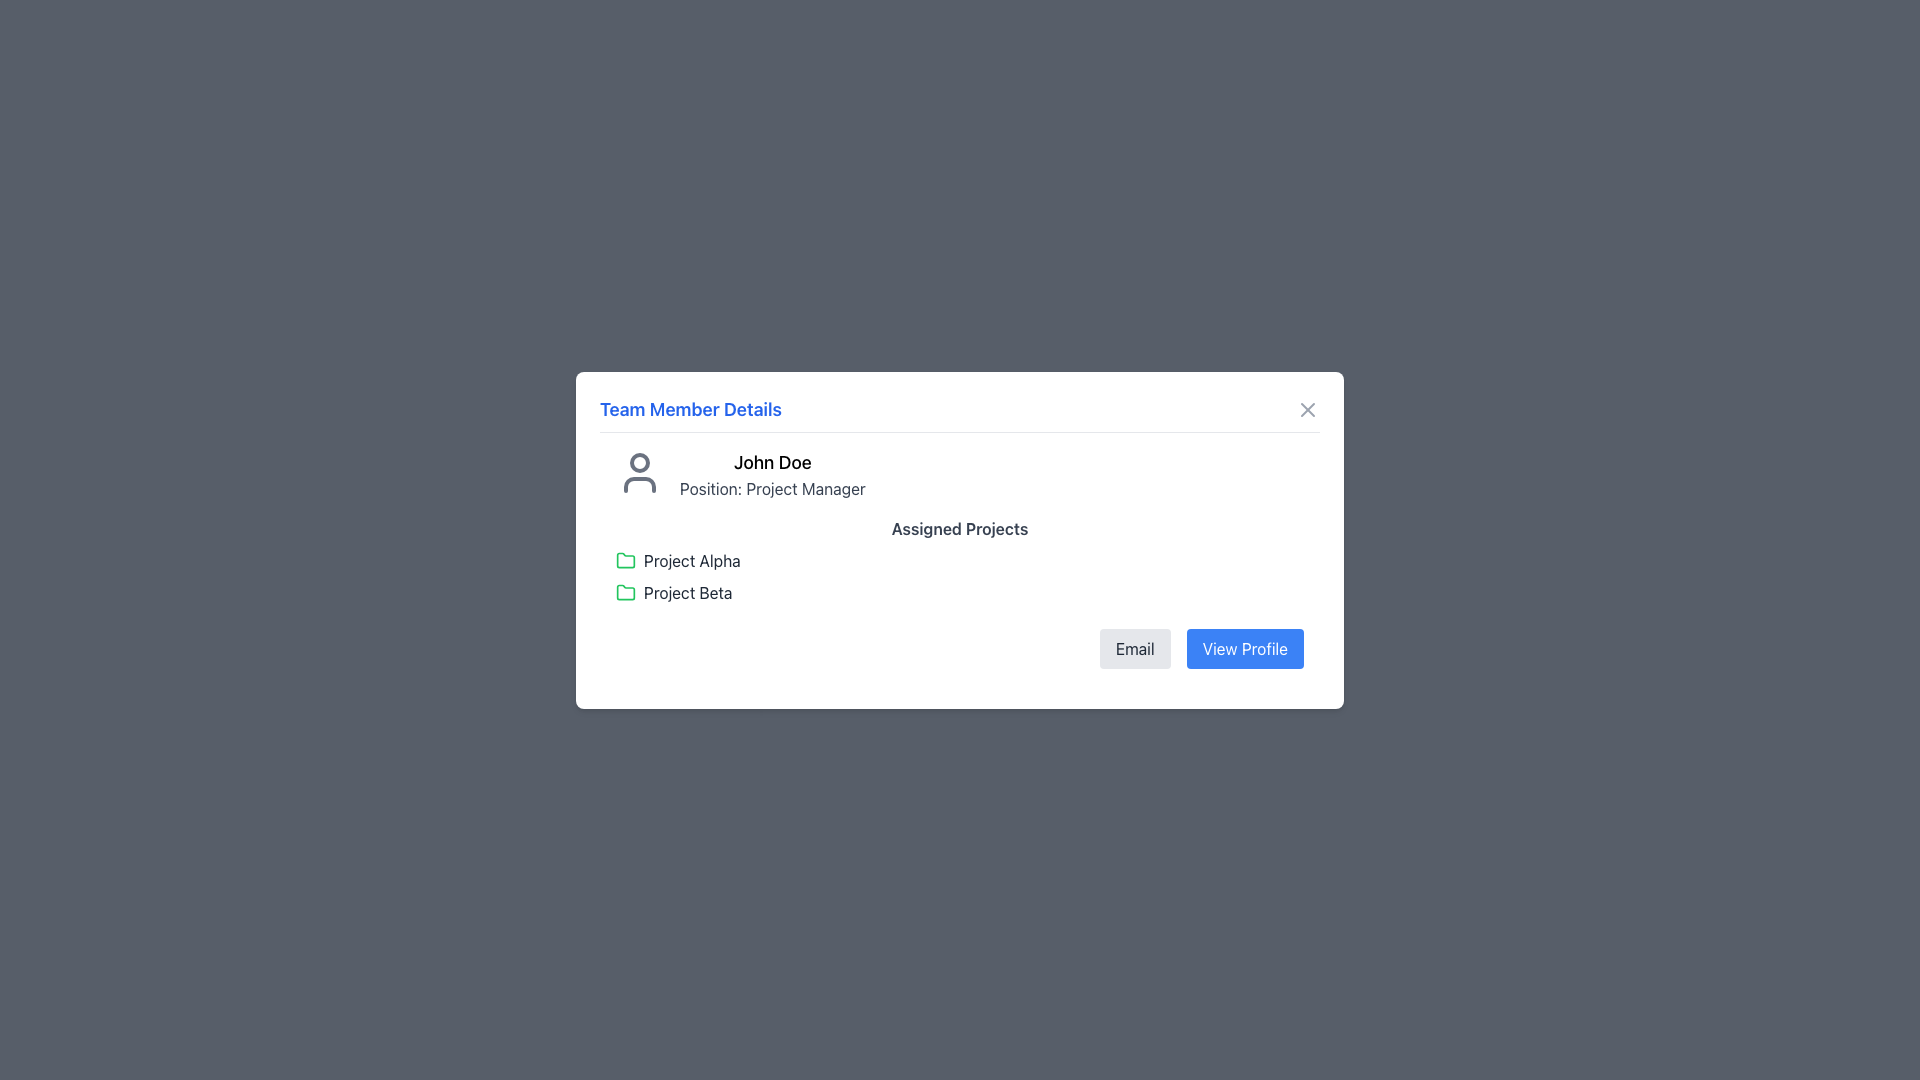 Image resolution: width=1920 pixels, height=1080 pixels. I want to click on the Text Label displaying 'Project Alpha', which is styled in dark gray and positioned to the right of a green folder icon, indicating it as the first project under 'Assigned Projects', so click(692, 560).